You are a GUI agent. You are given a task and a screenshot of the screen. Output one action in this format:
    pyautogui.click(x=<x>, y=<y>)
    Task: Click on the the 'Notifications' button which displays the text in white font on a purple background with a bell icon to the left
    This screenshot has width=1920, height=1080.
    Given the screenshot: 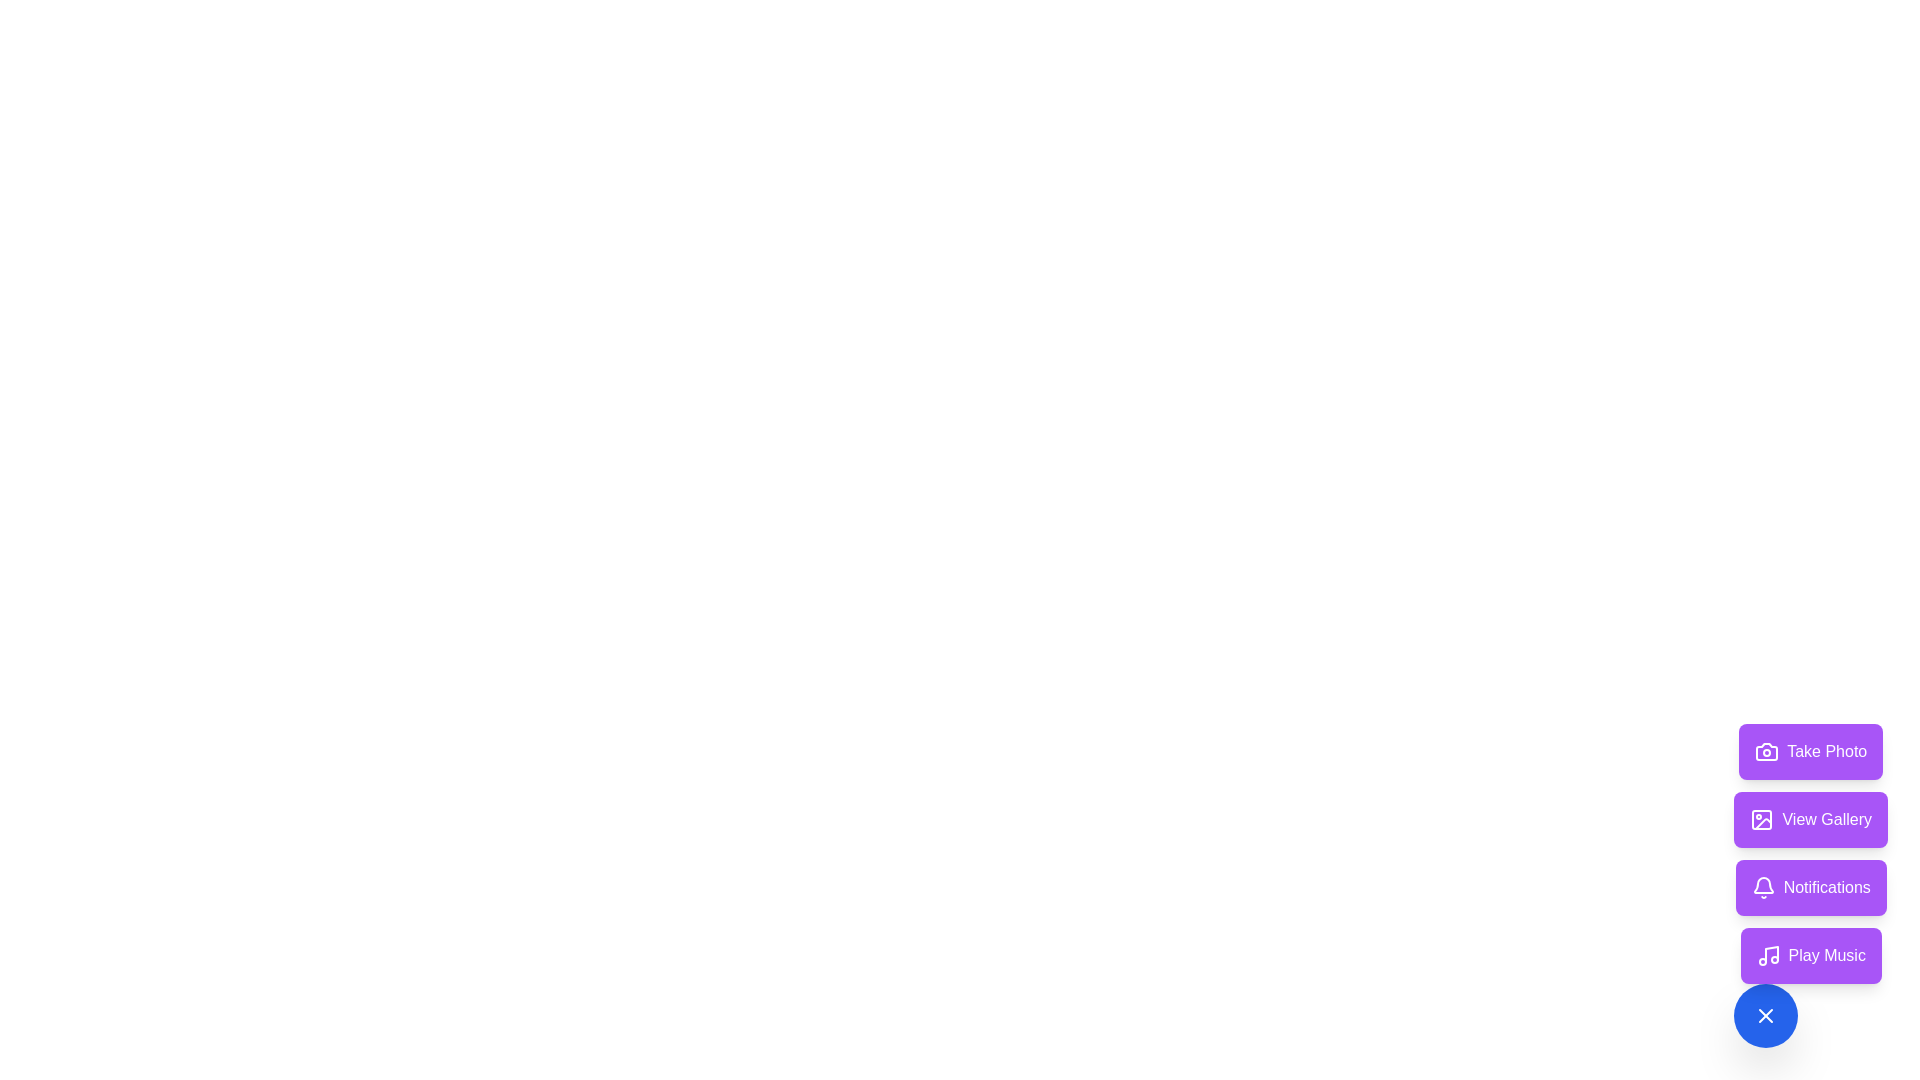 What is the action you would take?
    pyautogui.click(x=1827, y=886)
    